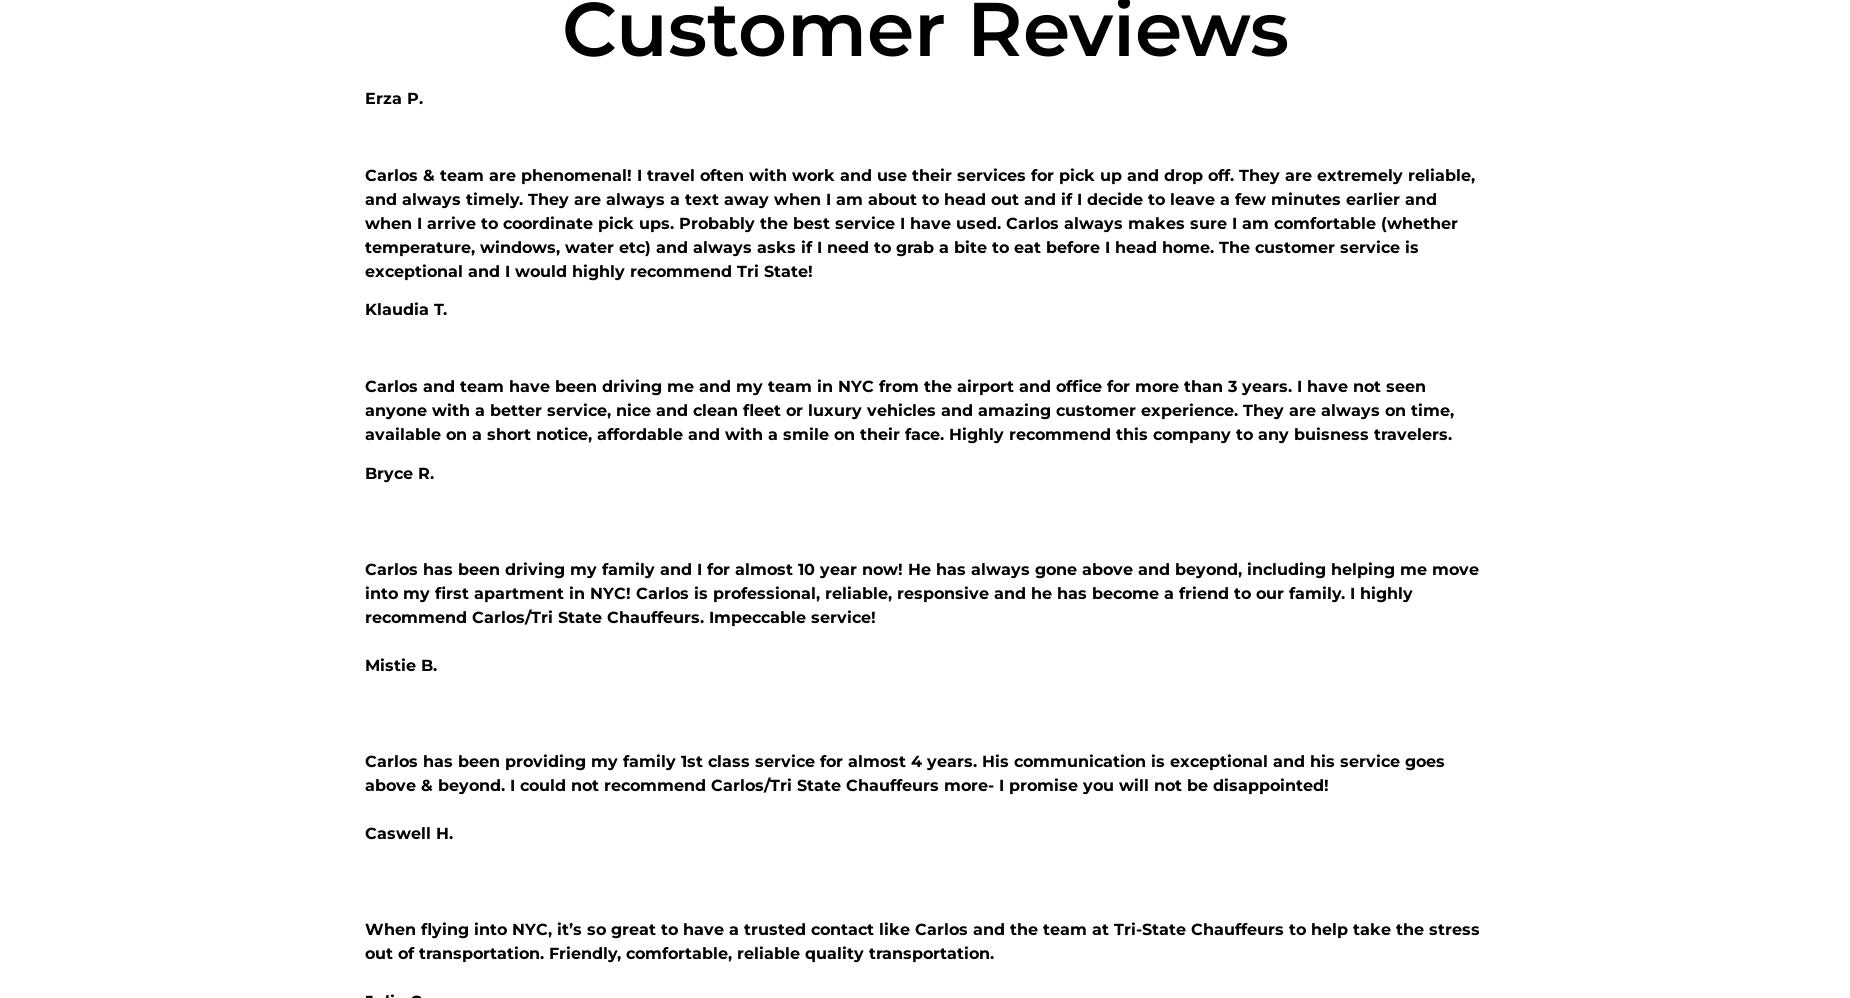 This screenshot has width=1850, height=998. What do you see at coordinates (408, 832) in the screenshot?
I see `'Caswell H.'` at bounding box center [408, 832].